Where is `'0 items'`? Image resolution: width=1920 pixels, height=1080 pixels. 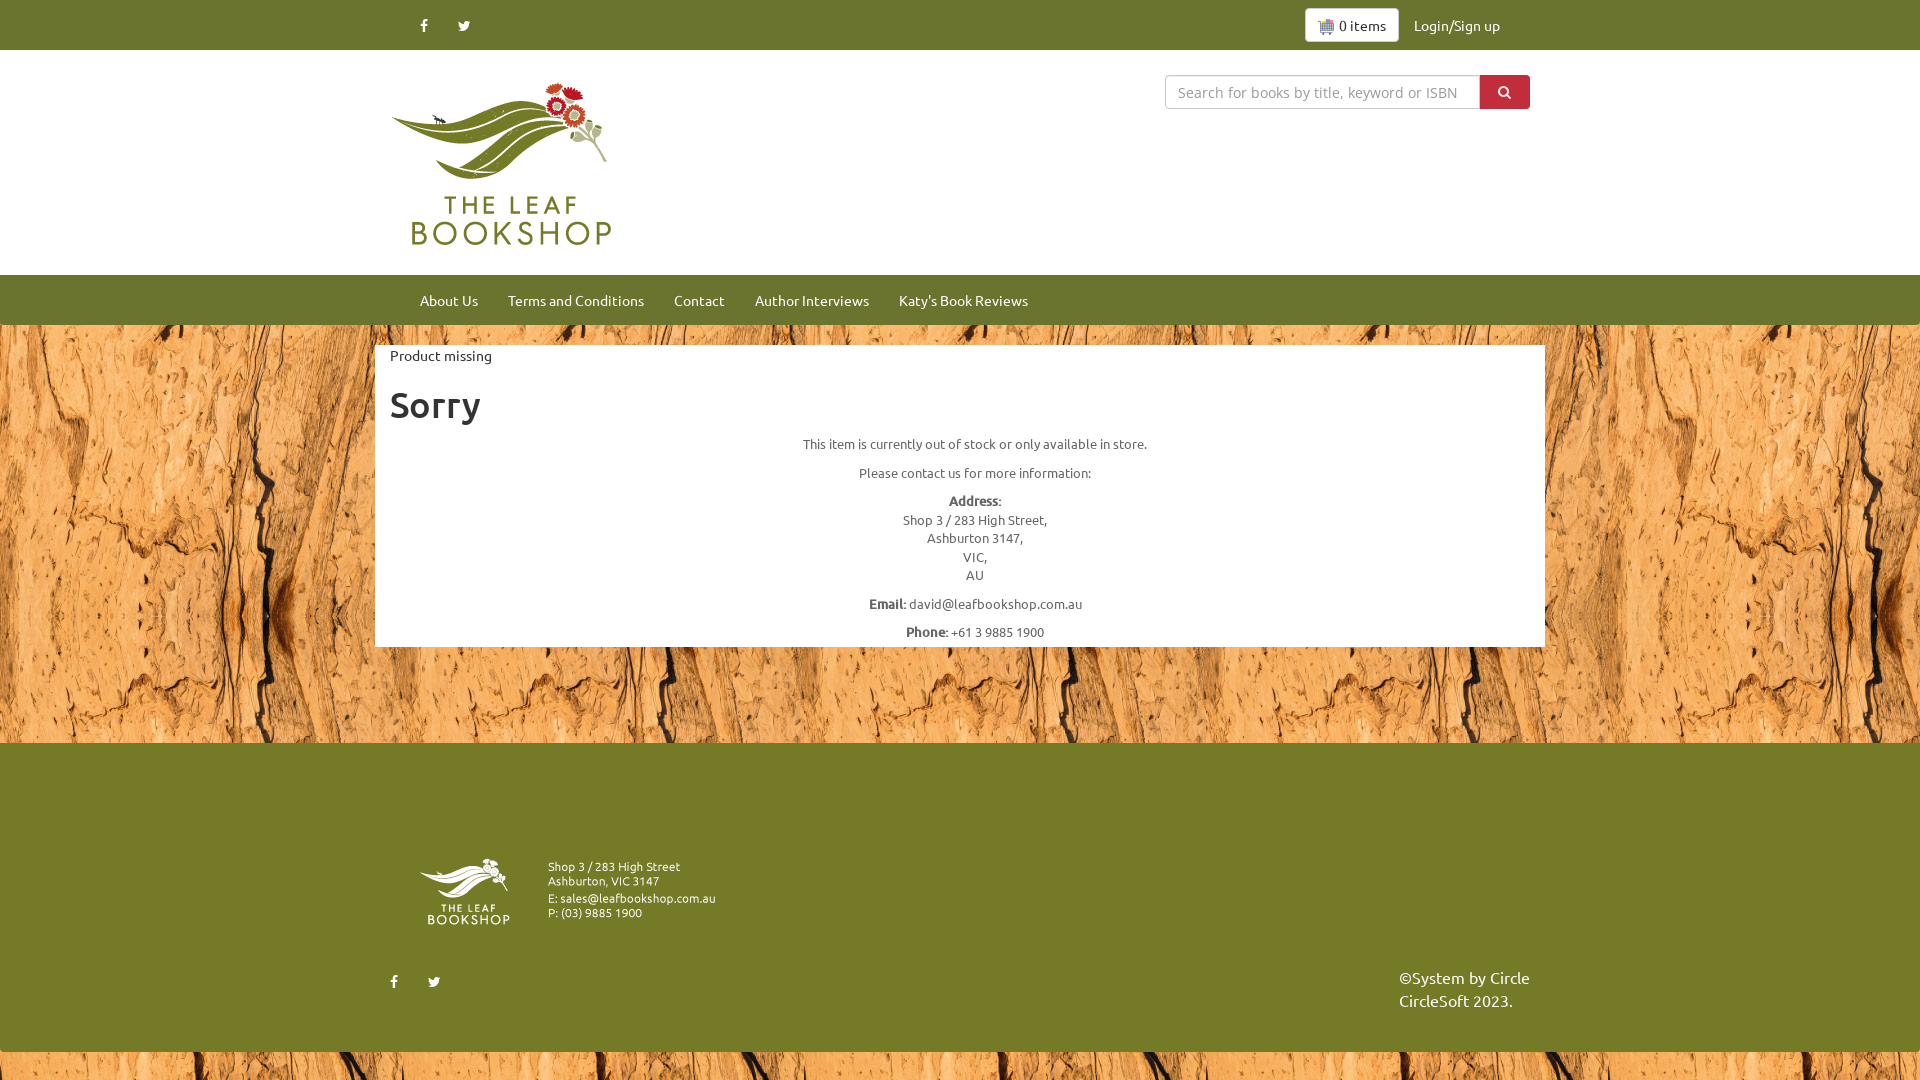 '0 items' is located at coordinates (1305, 24).